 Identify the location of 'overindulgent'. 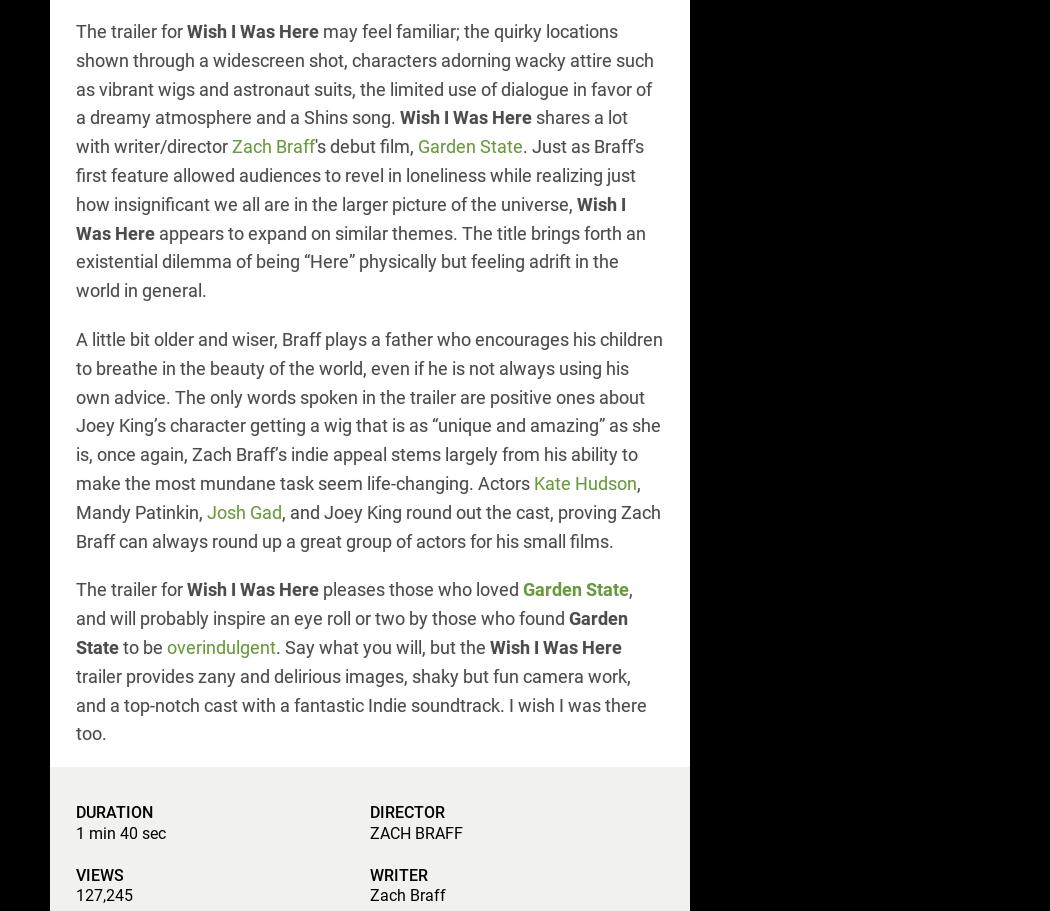
(219, 646).